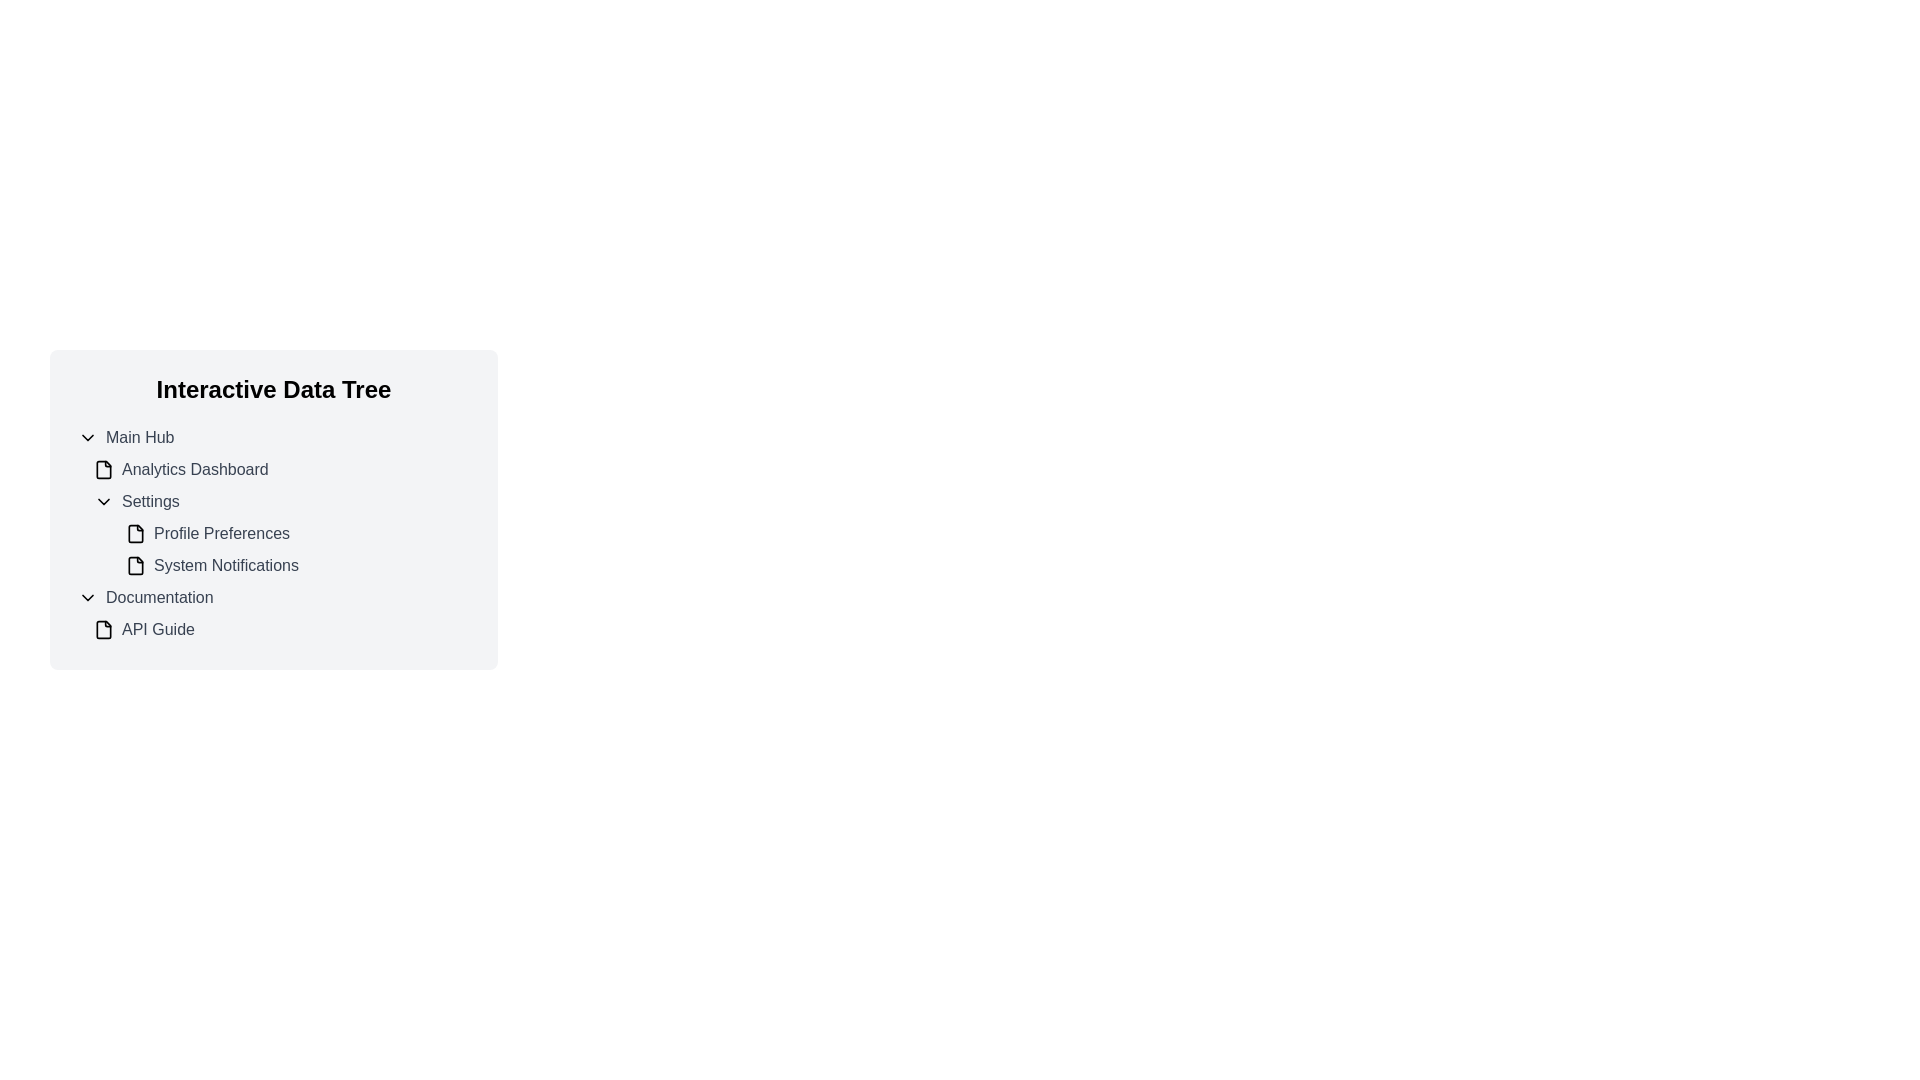  What do you see at coordinates (195, 470) in the screenshot?
I see `the 'Analytics Dashboard' navigational label located in the 'Interactive Data Tree' section, which is the second item under 'Main Hub'` at bounding box center [195, 470].